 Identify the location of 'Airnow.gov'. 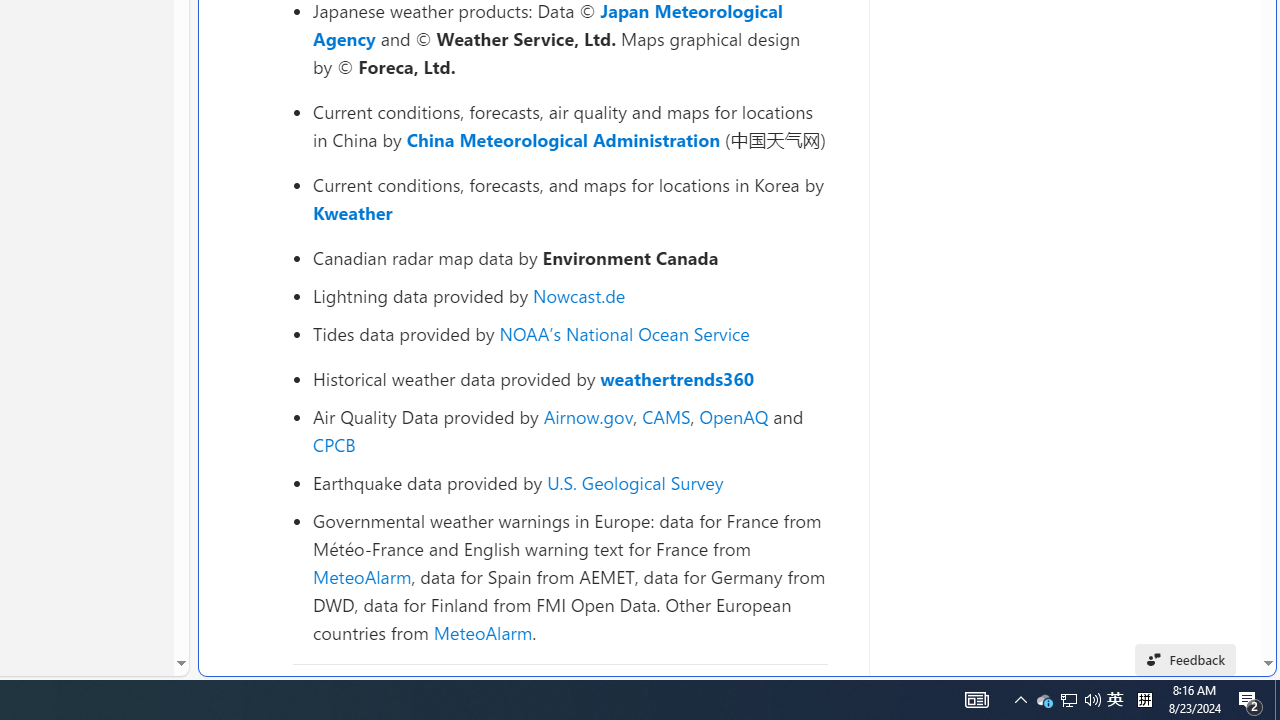
(587, 415).